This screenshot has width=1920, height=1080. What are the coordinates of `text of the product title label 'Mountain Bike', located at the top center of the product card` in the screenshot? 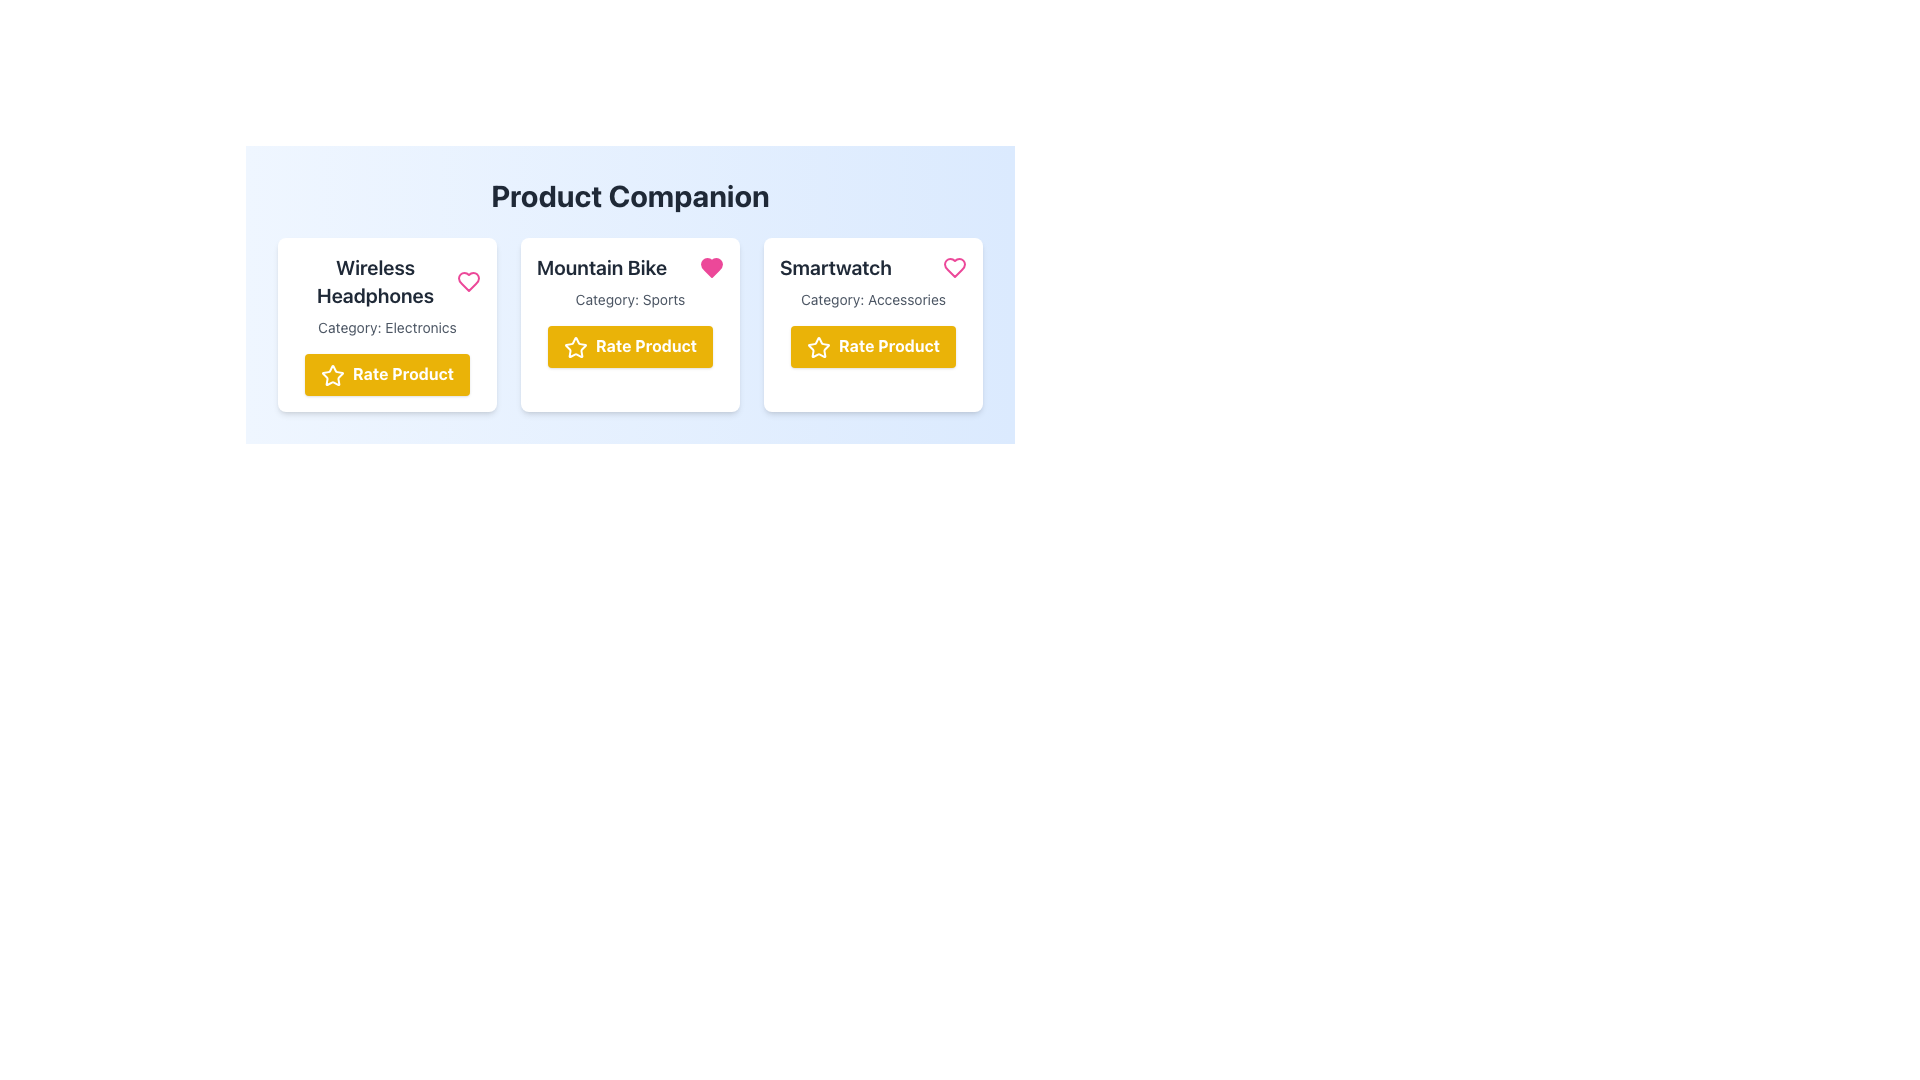 It's located at (601, 266).